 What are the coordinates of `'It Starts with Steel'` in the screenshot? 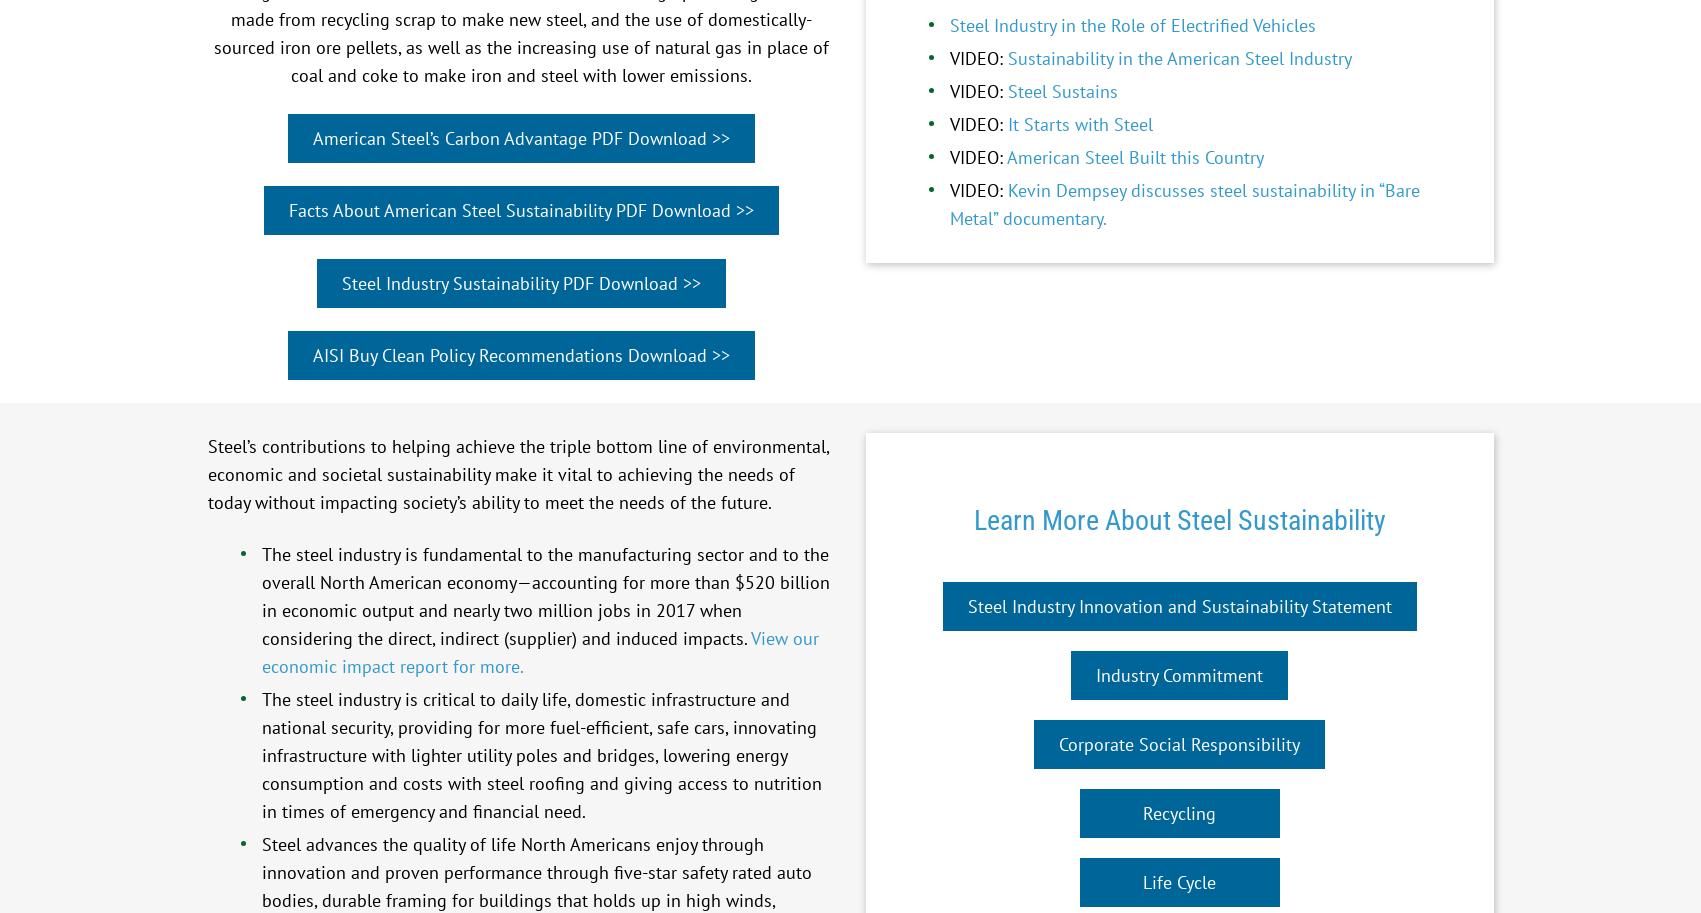 It's located at (1079, 123).